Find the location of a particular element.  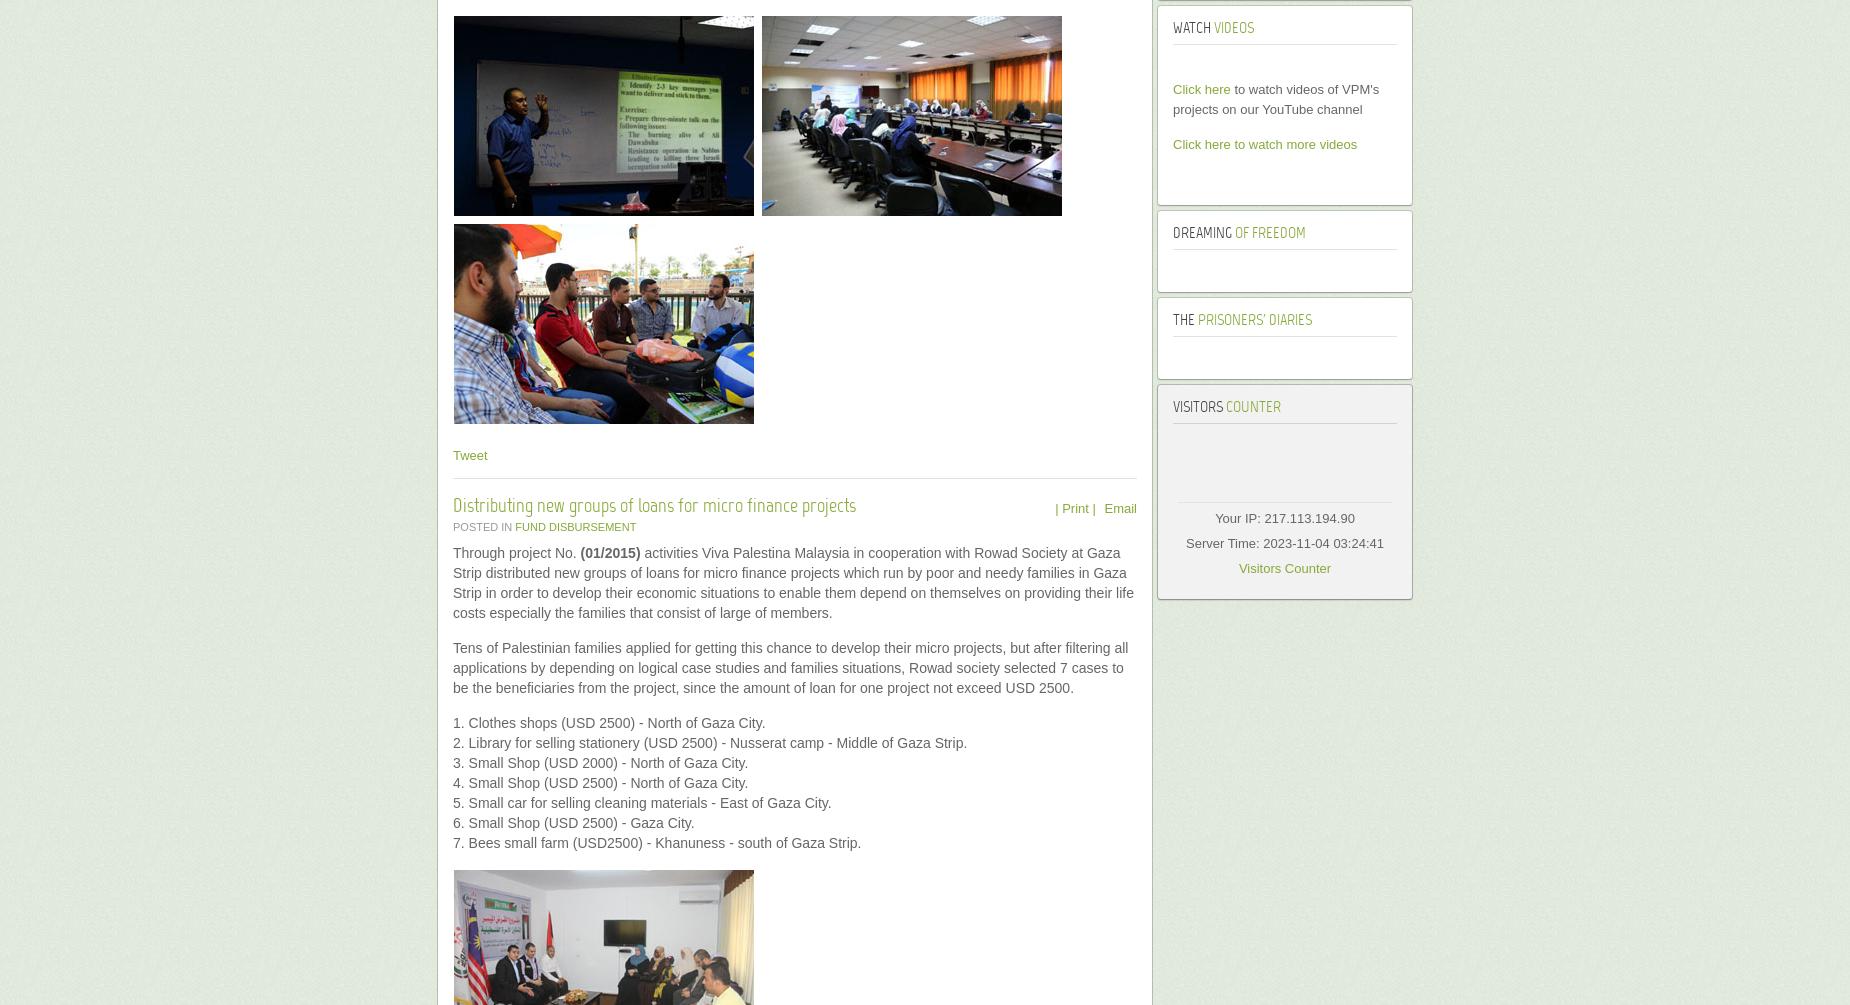

'2. Library for selling stationery (USD 2500) - Nusserat camp - Middle of Gaza Strip.' is located at coordinates (452, 742).